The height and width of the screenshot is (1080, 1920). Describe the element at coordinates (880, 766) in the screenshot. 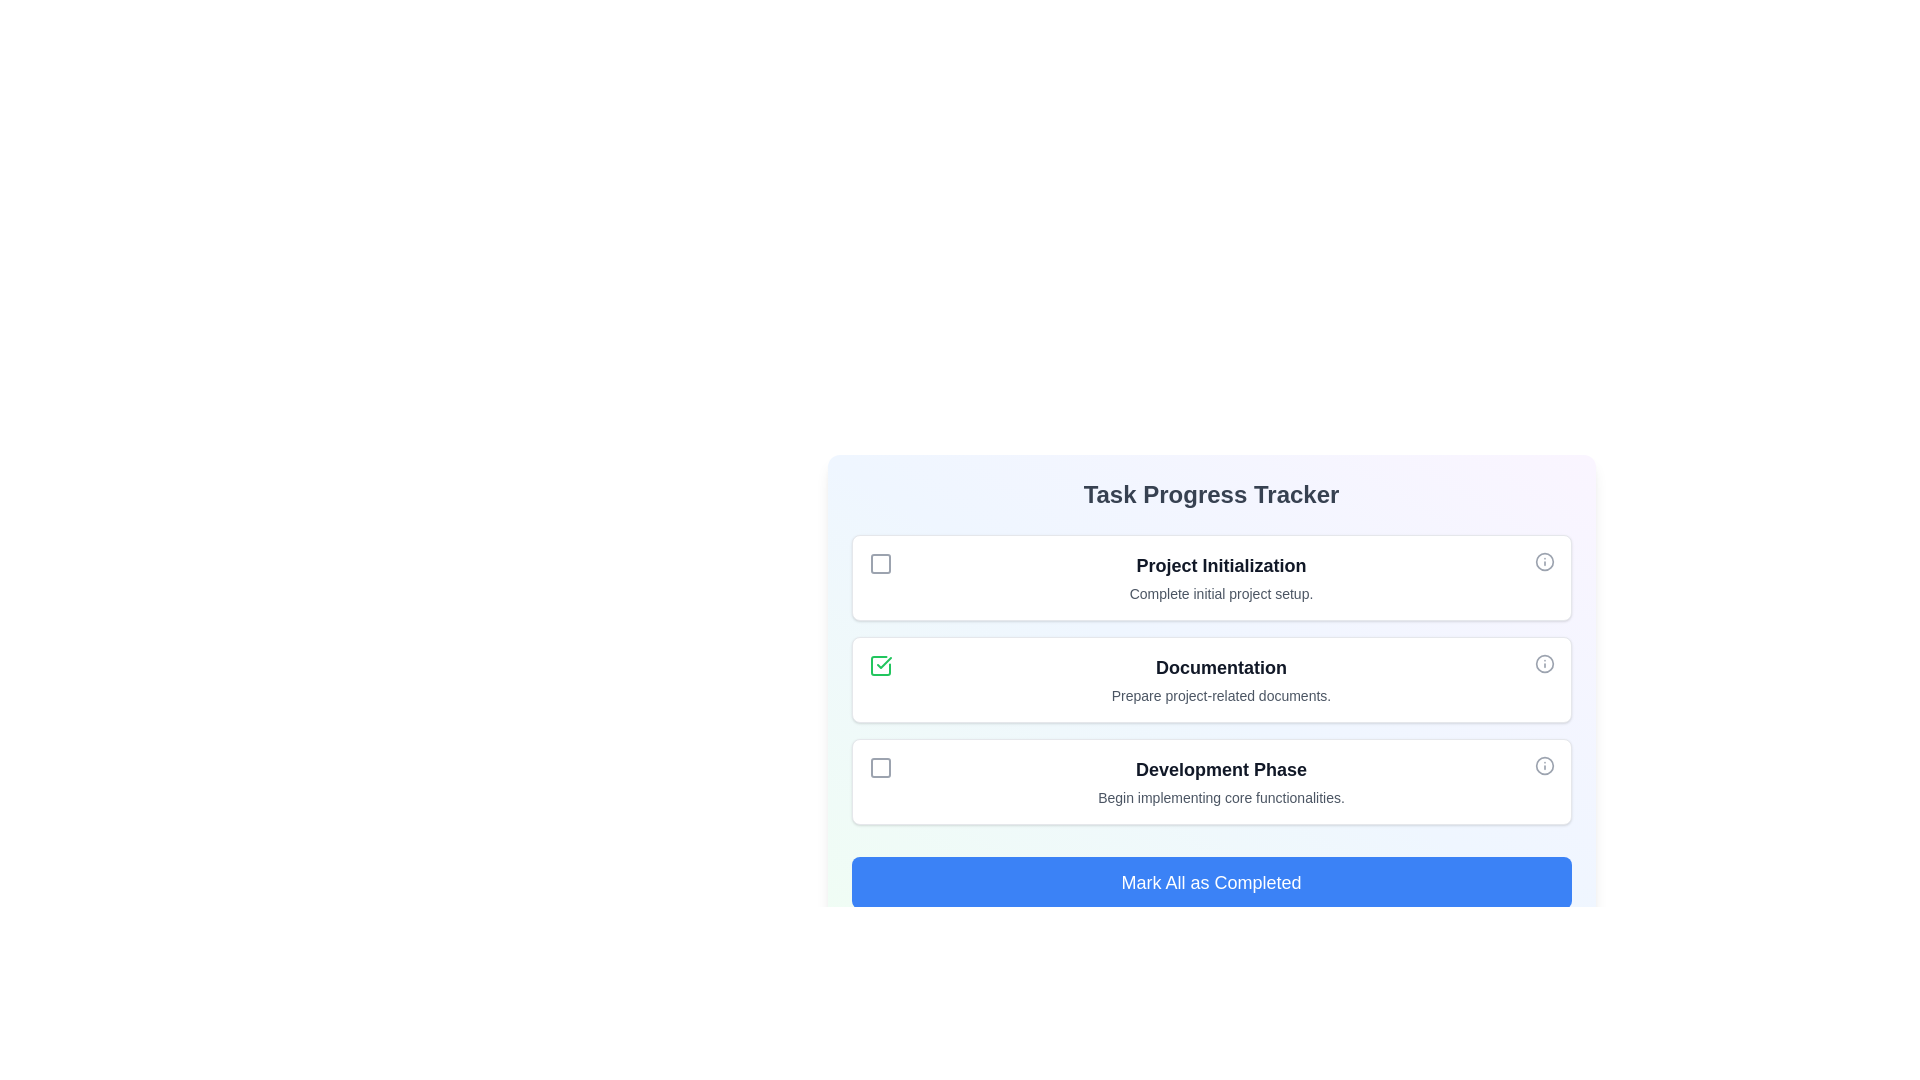

I see `the checkbox that allows users` at that location.